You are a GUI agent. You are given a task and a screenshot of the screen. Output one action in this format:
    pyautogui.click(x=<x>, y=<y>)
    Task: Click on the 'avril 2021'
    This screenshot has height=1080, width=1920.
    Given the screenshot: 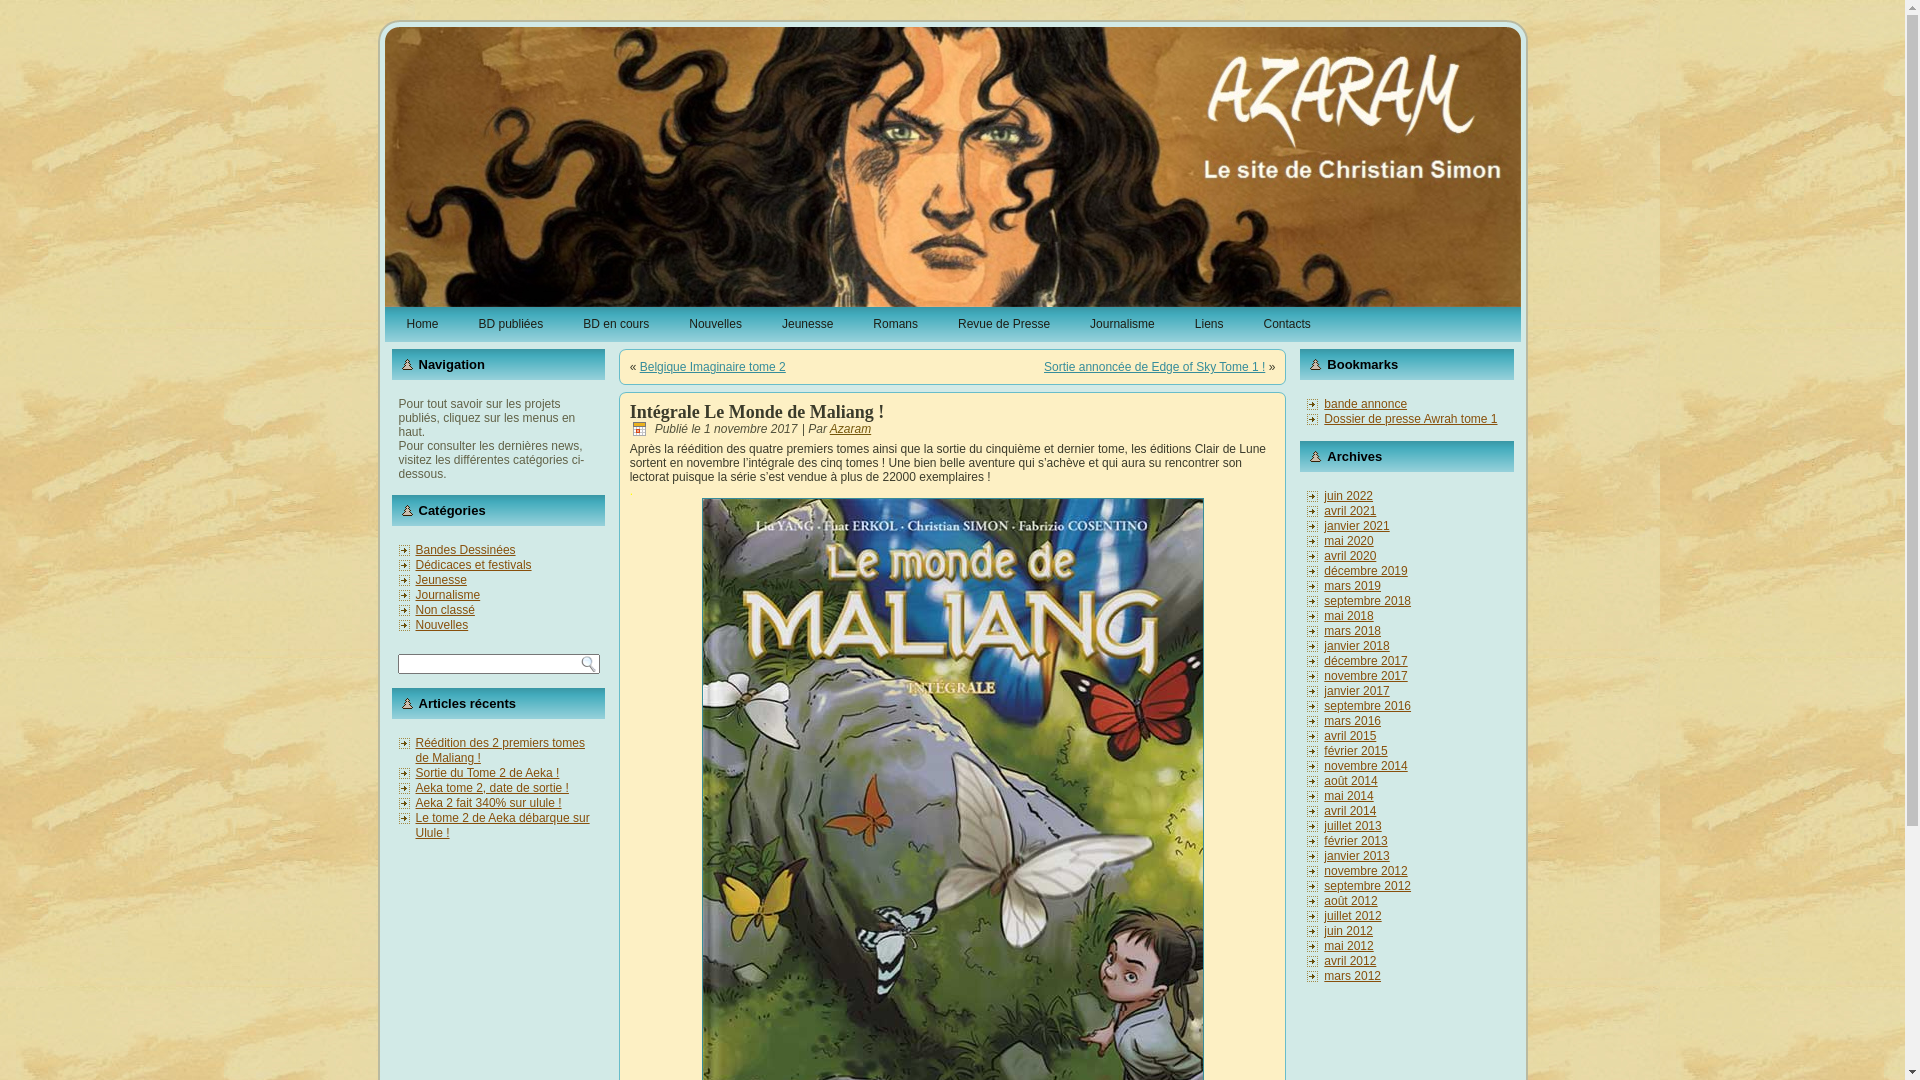 What is the action you would take?
    pyautogui.click(x=1349, y=509)
    